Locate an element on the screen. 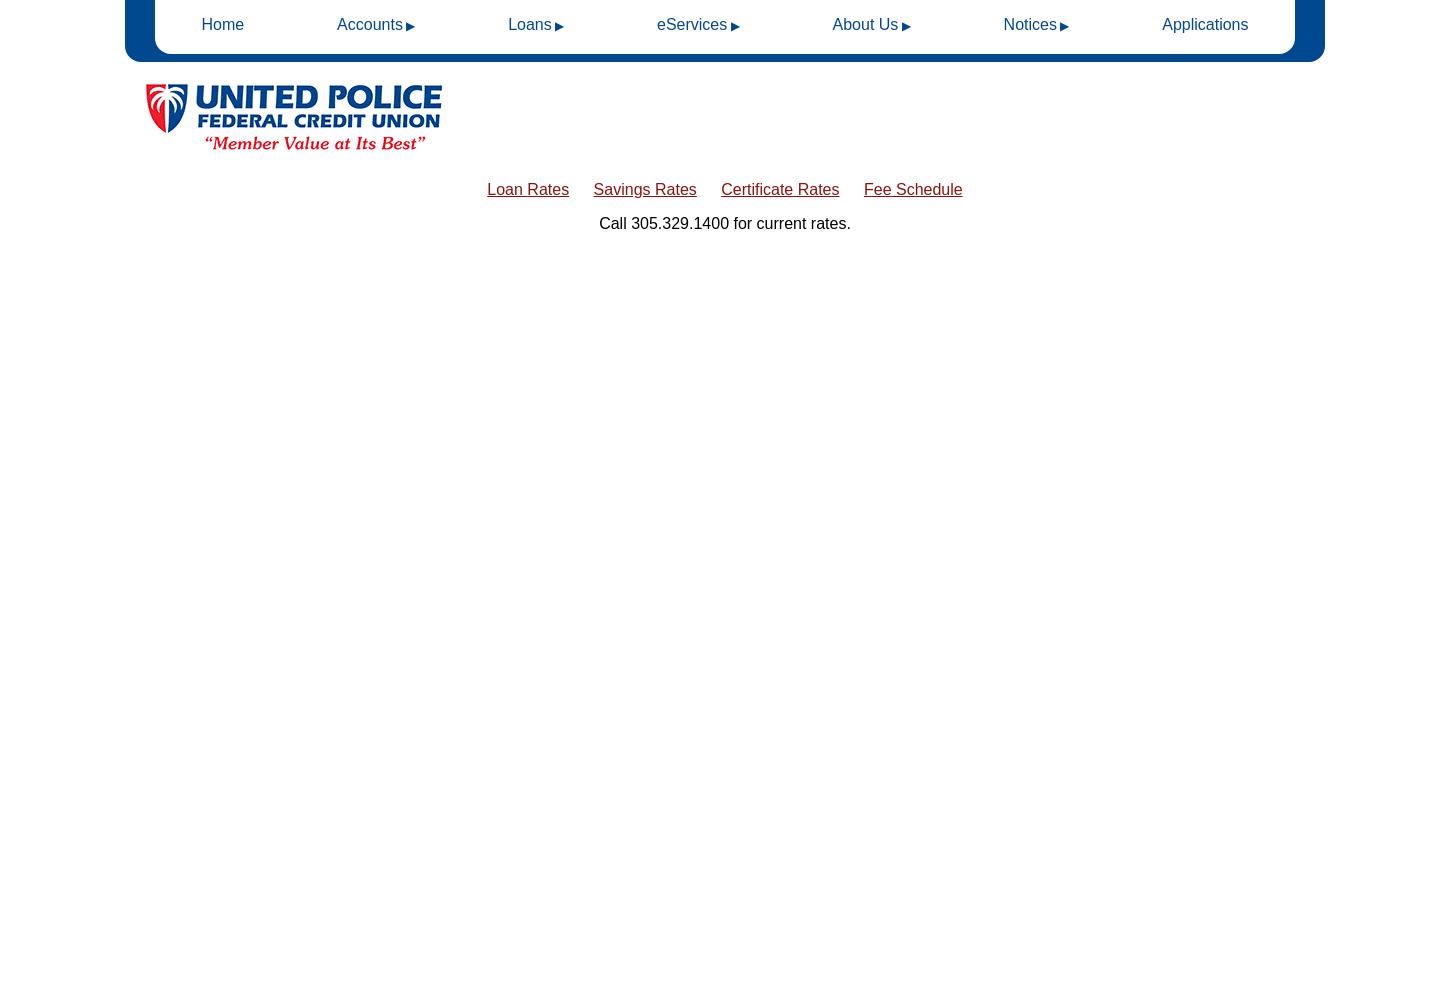 The width and height of the screenshot is (1450, 1000). 'eServices' is located at coordinates (690, 24).